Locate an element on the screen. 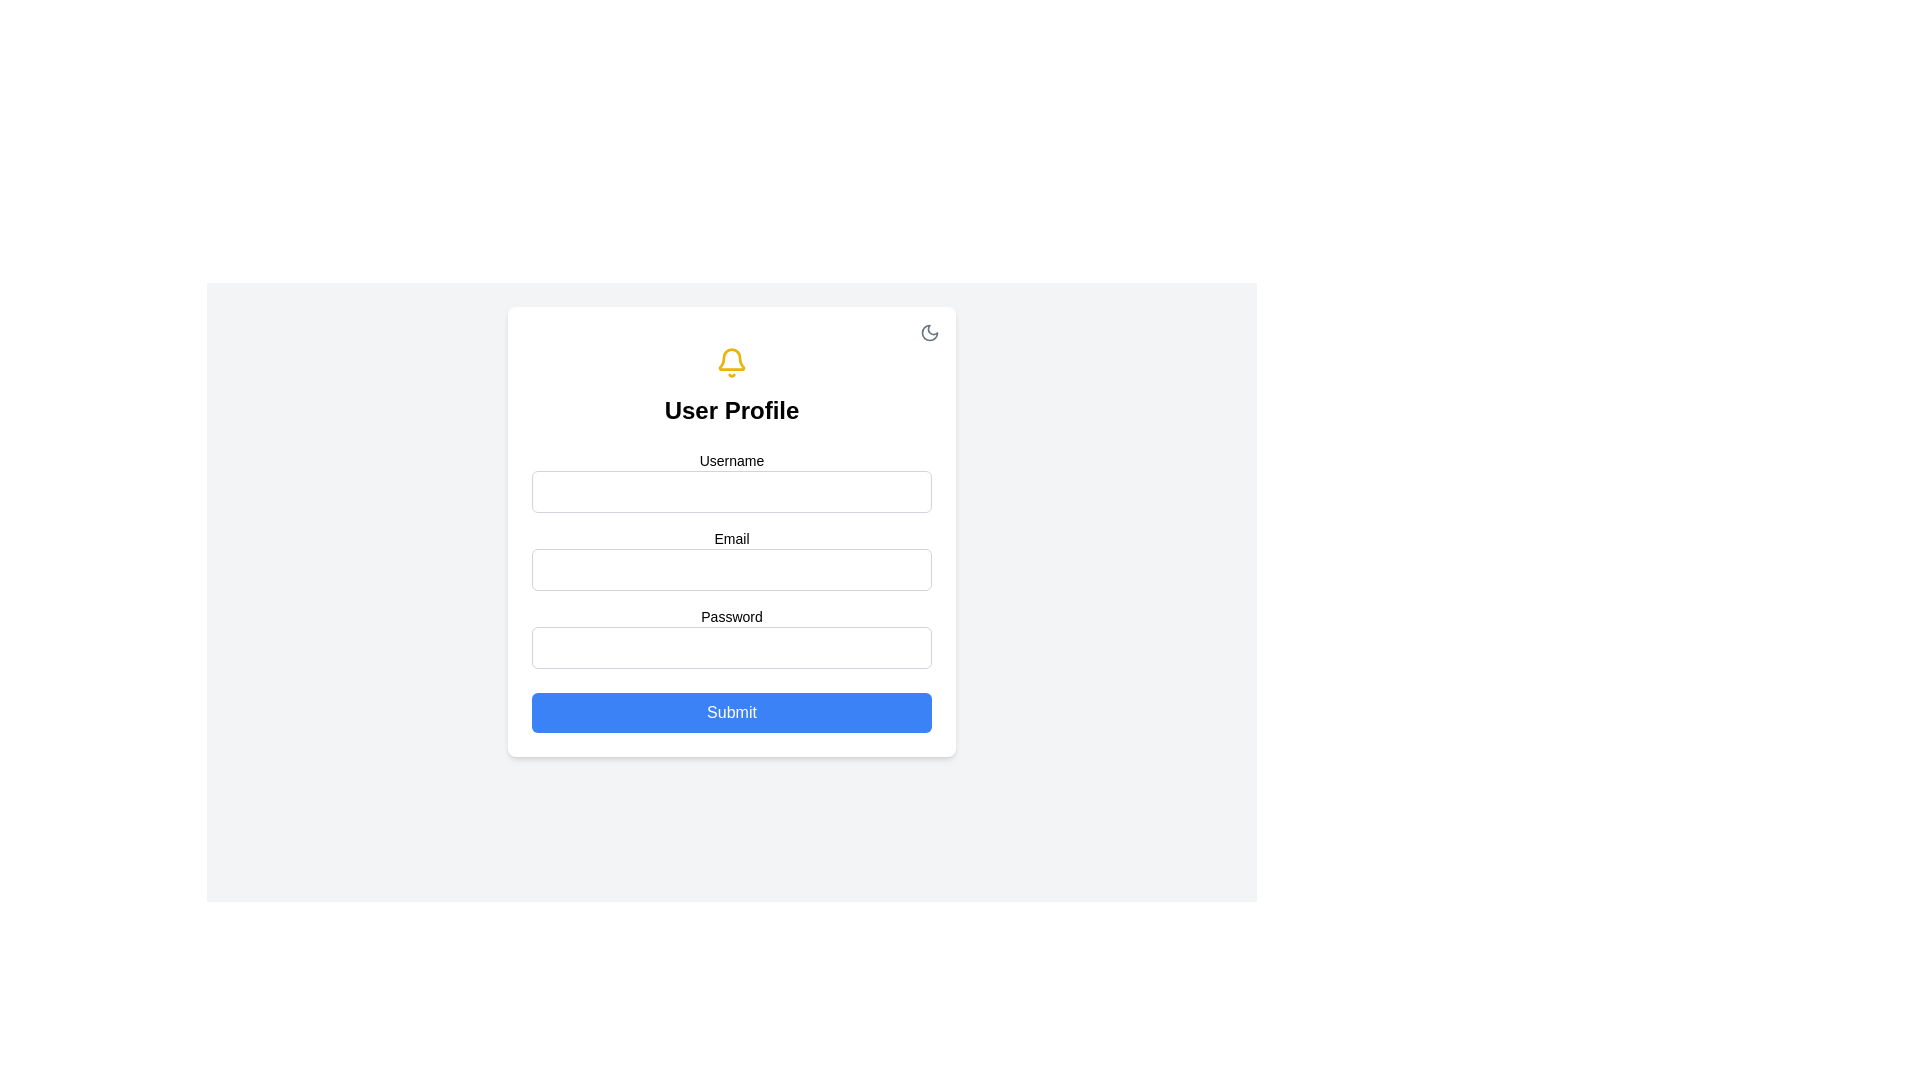 This screenshot has height=1080, width=1920. the yellow bell icon with a bold outline, located above the 'User Profile' title in the modal dialog is located at coordinates (730, 362).